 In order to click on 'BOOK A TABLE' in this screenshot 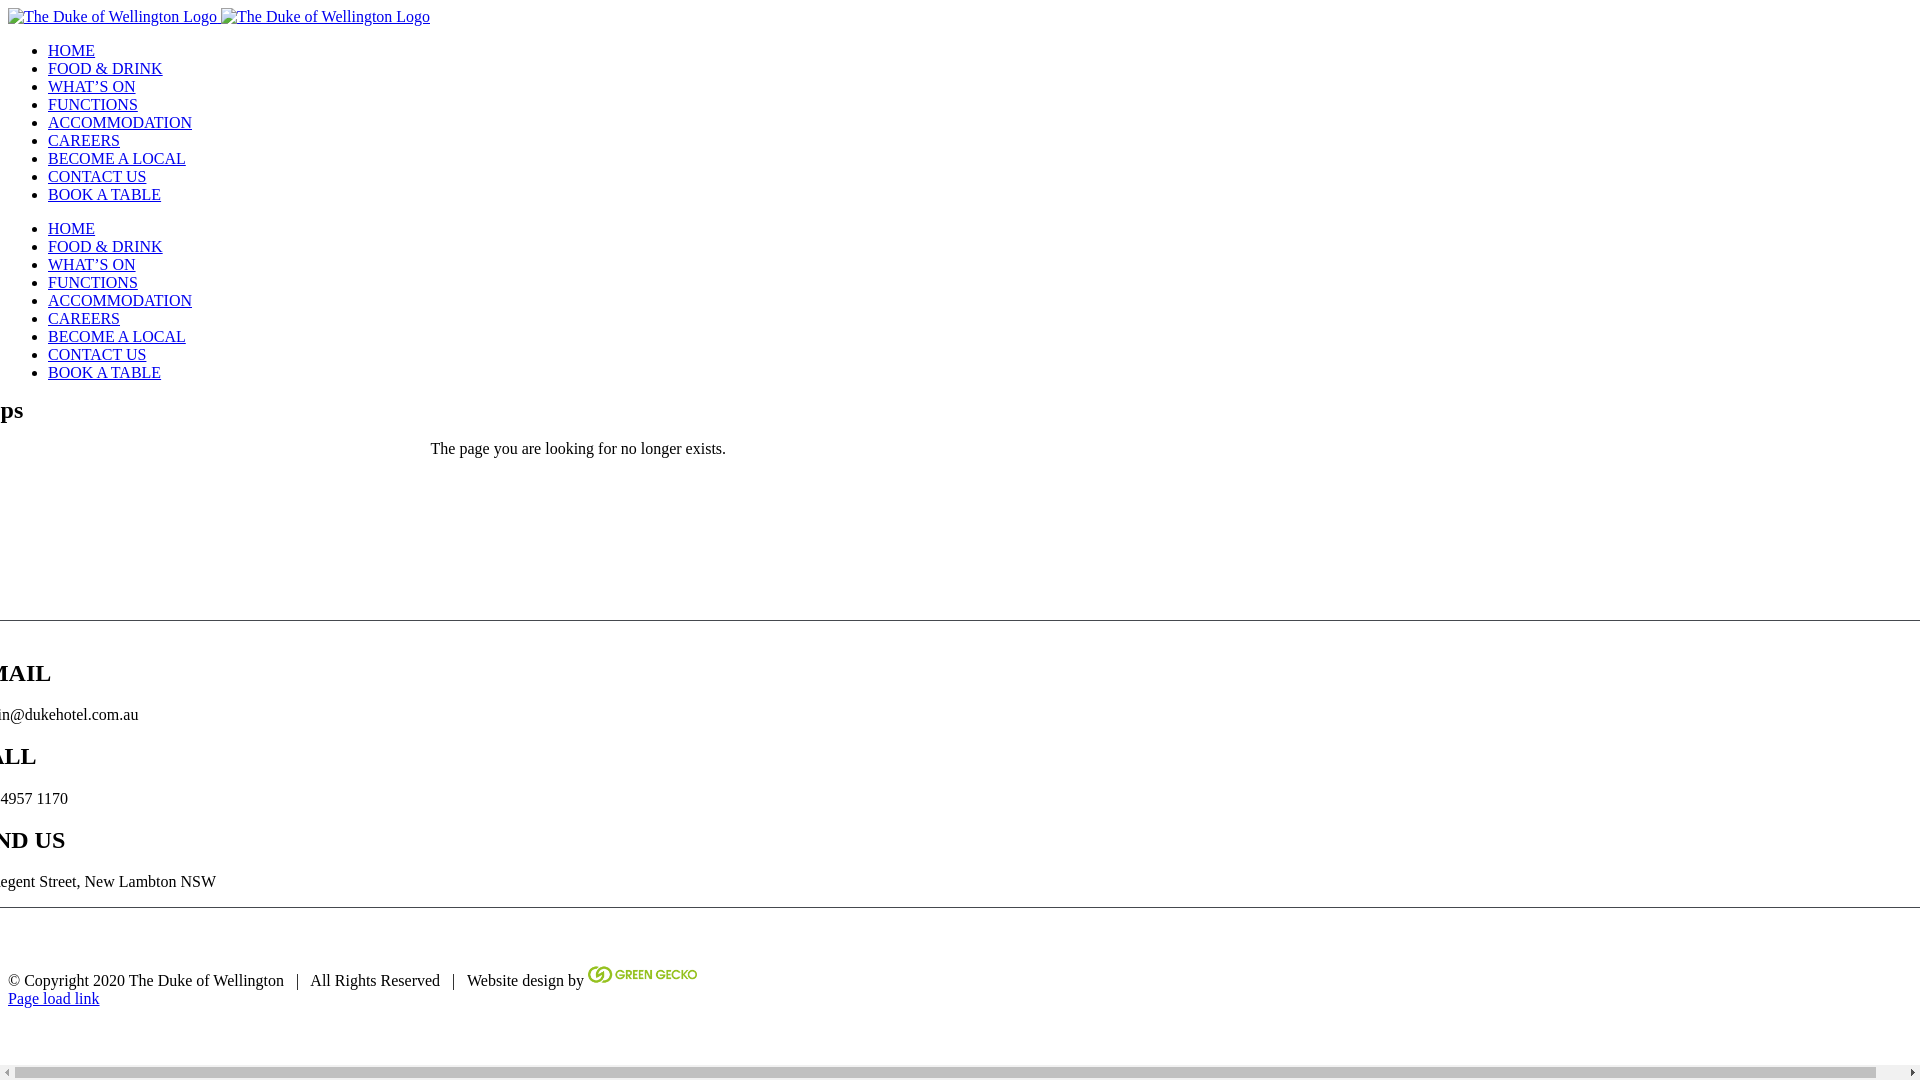, I will do `click(103, 372)`.